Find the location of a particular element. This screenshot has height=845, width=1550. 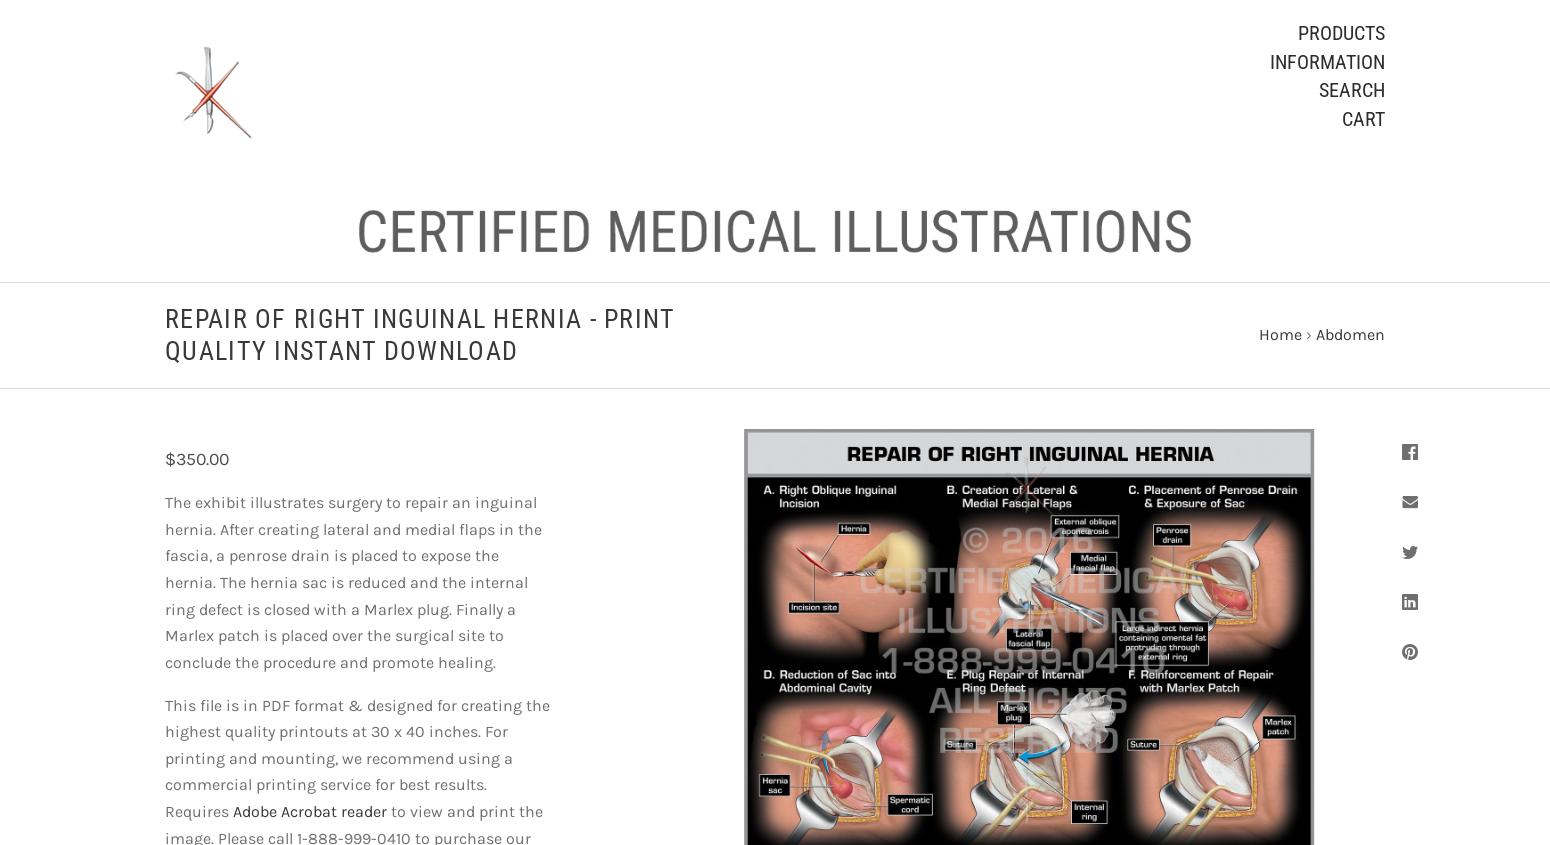

'Adobe Acrobat reader' is located at coordinates (310, 811).